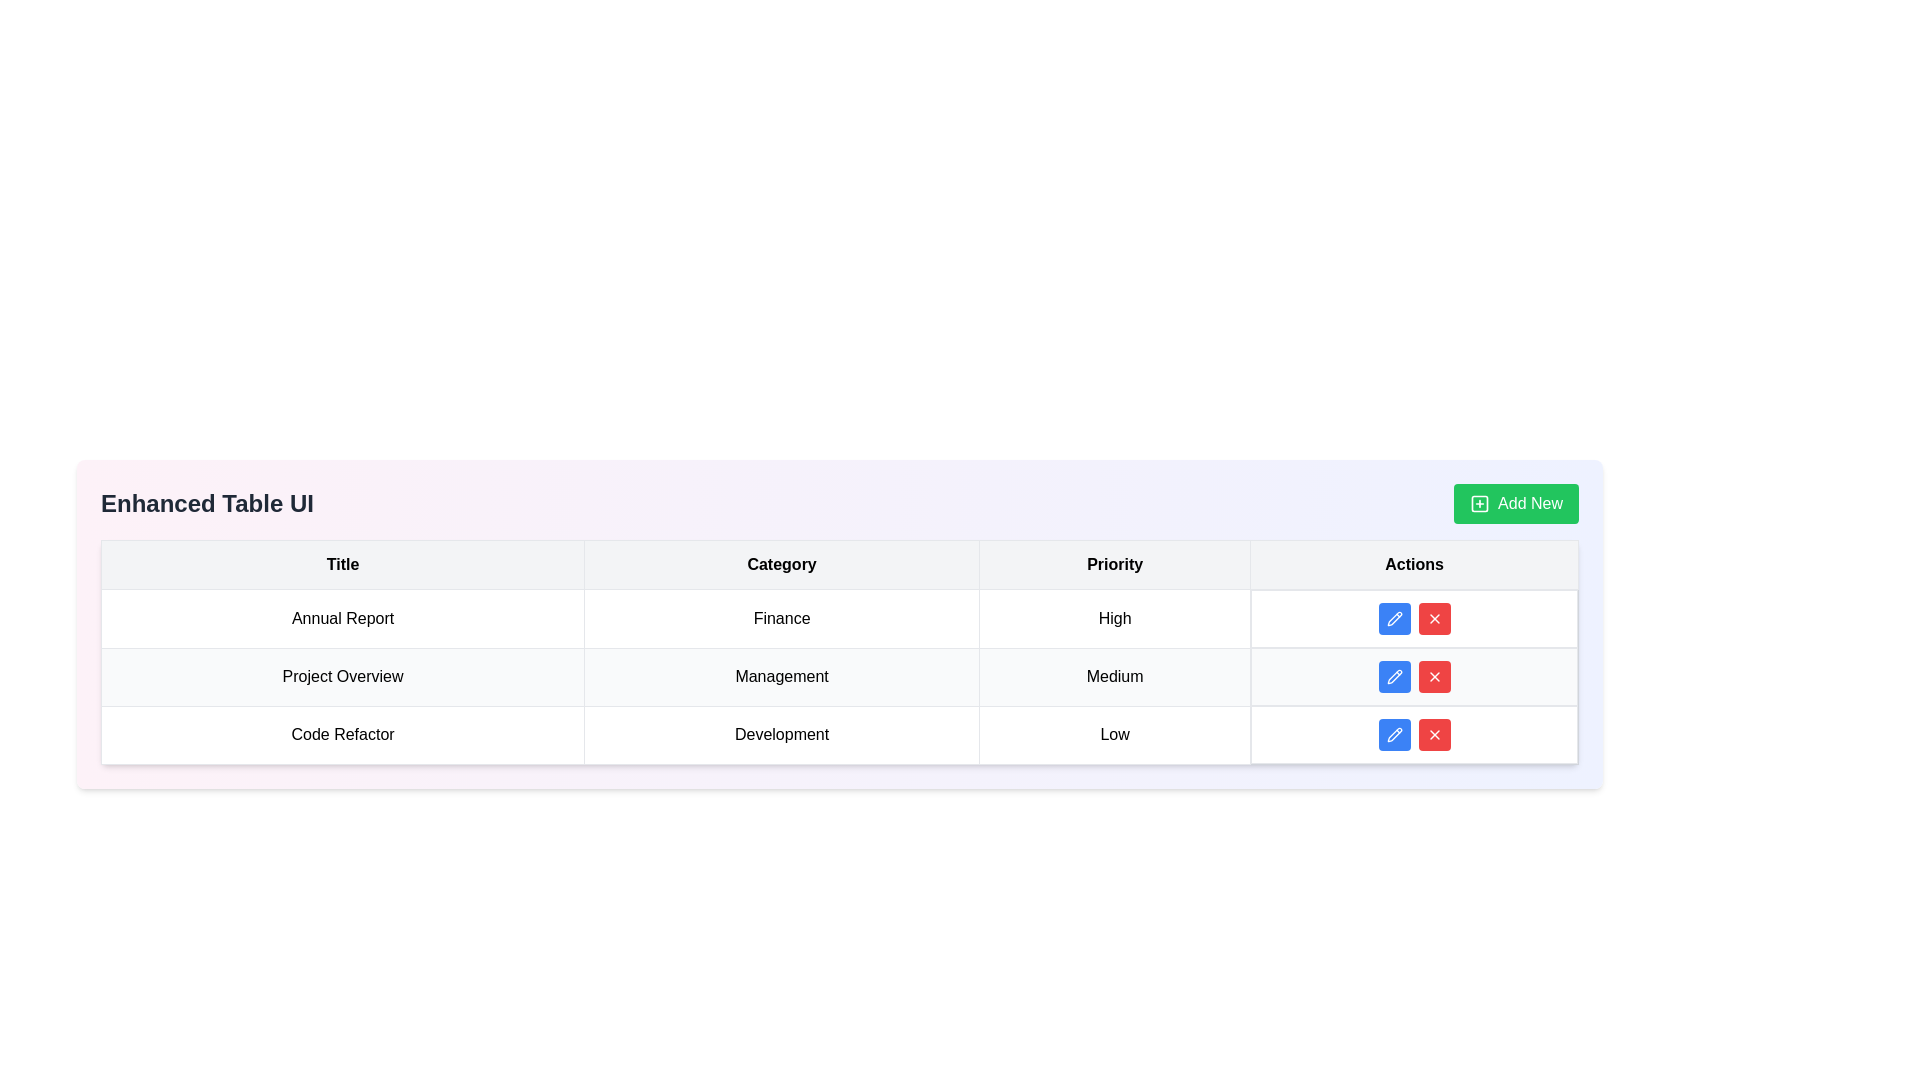 The height and width of the screenshot is (1080, 1920). I want to click on the blue pencil button located in the Actions column of the last row of the table, which is associated with the 'Code Refactor' entry, so click(1413, 735).